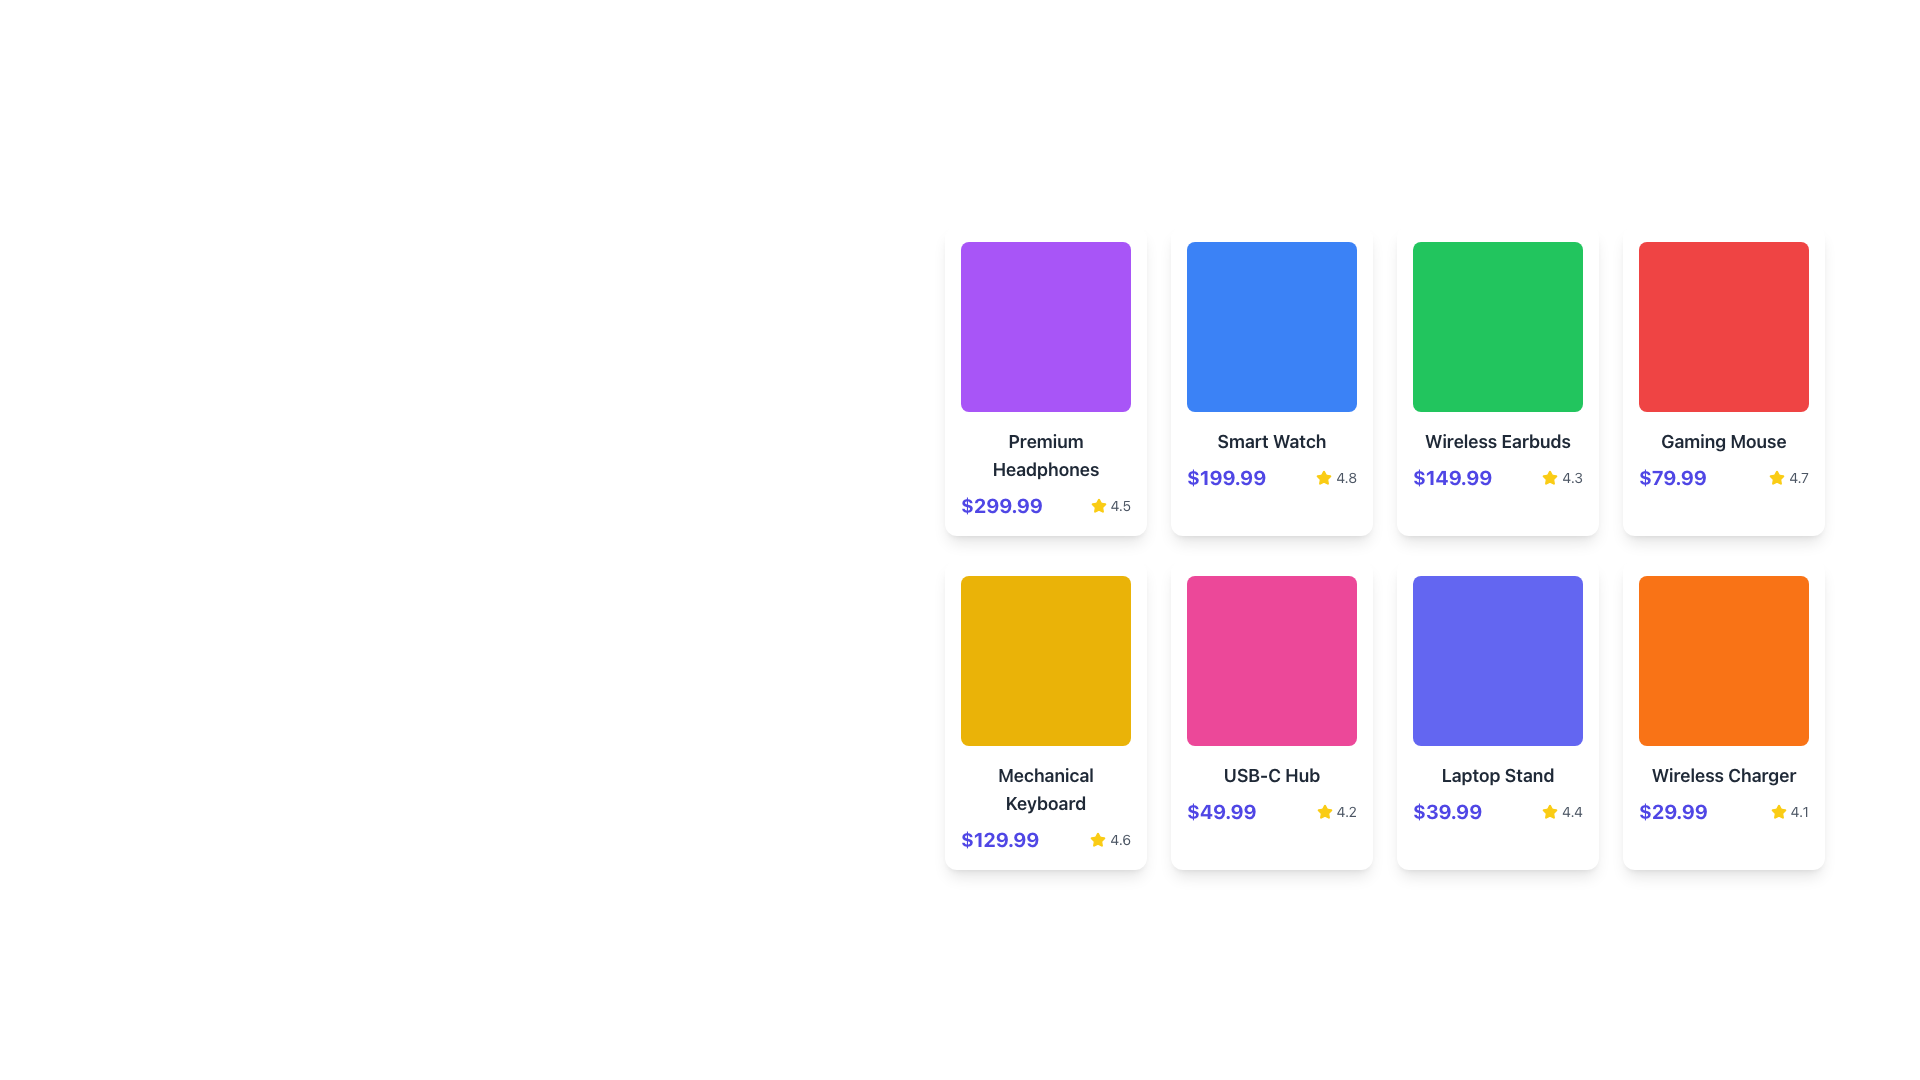 The height and width of the screenshot is (1080, 1920). I want to click on text displaying the rating value of '4.1' from the rating indicator with a star icon, located at the bottom-right side of the 'Wireless Charger' card, so click(1789, 812).